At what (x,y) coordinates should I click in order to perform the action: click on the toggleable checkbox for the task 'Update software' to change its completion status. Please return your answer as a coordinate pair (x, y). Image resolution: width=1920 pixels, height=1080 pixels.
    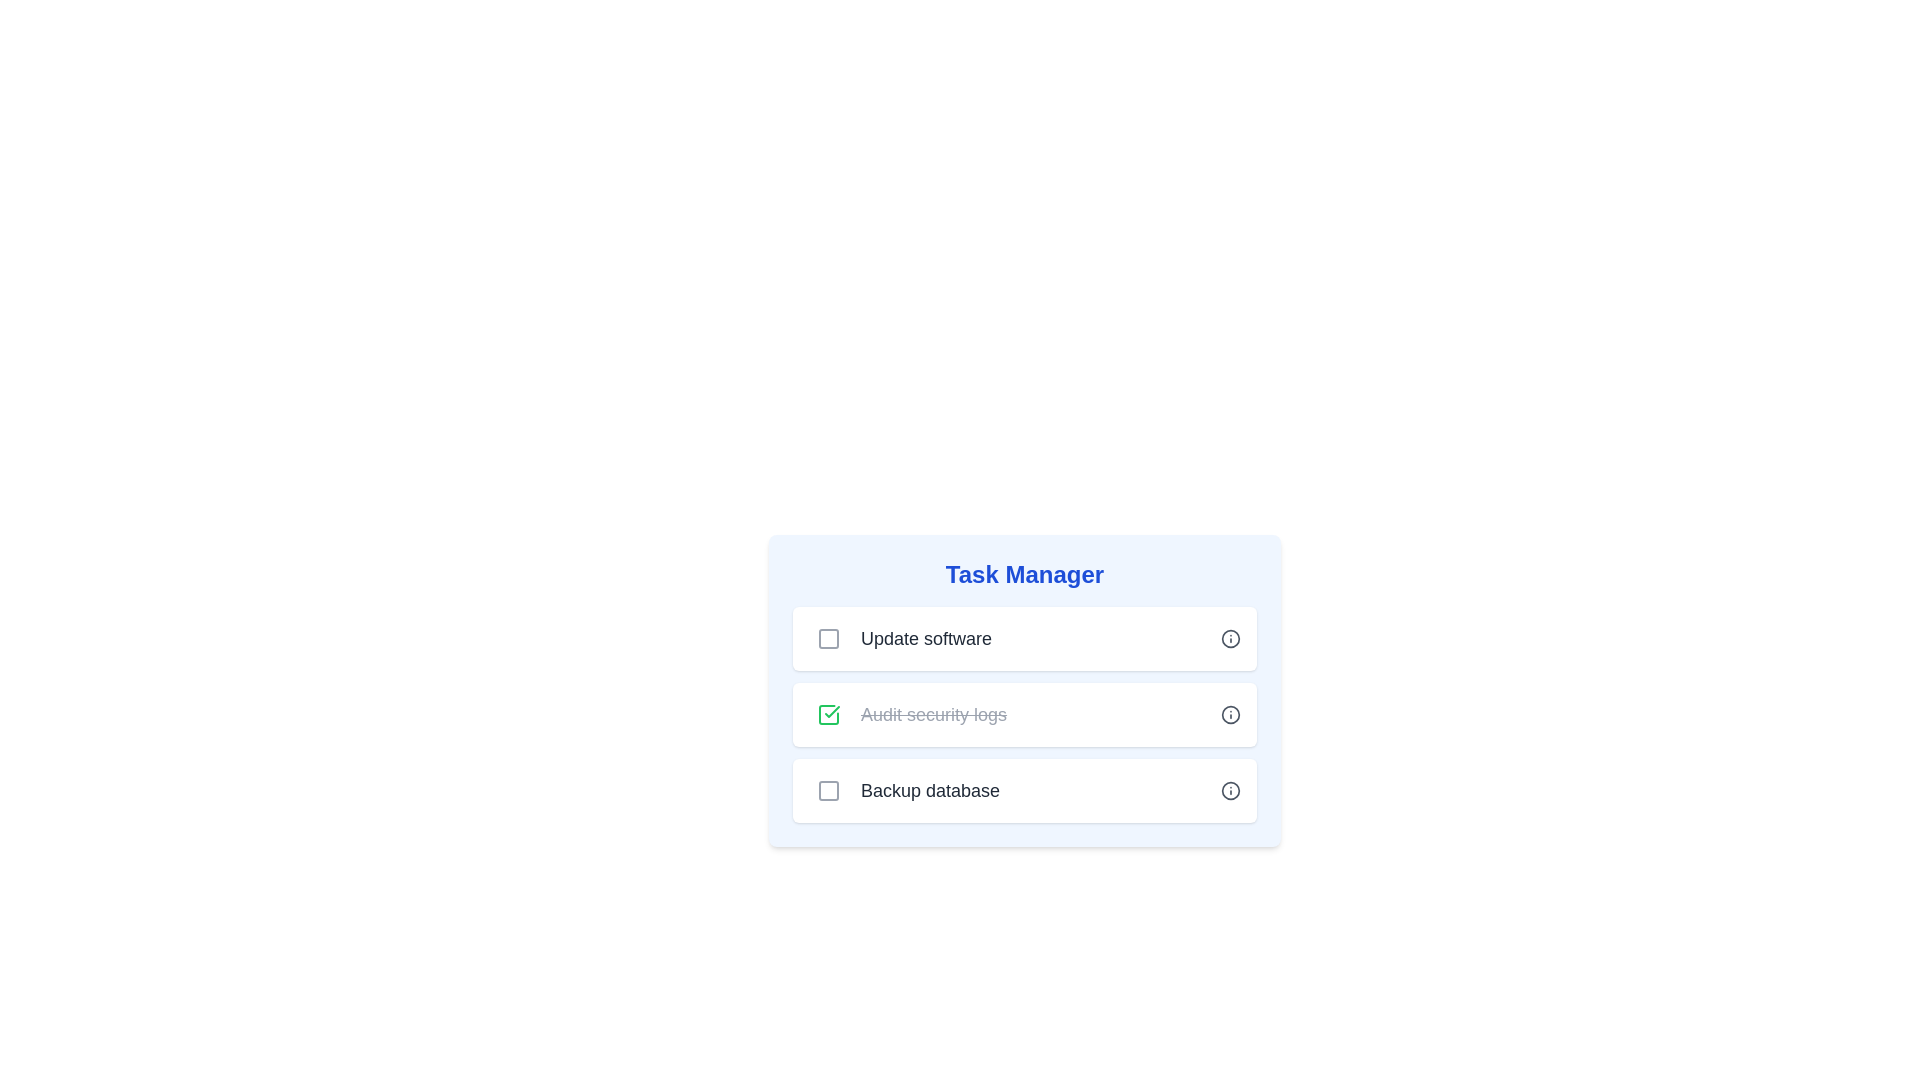
    Looking at the image, I should click on (829, 639).